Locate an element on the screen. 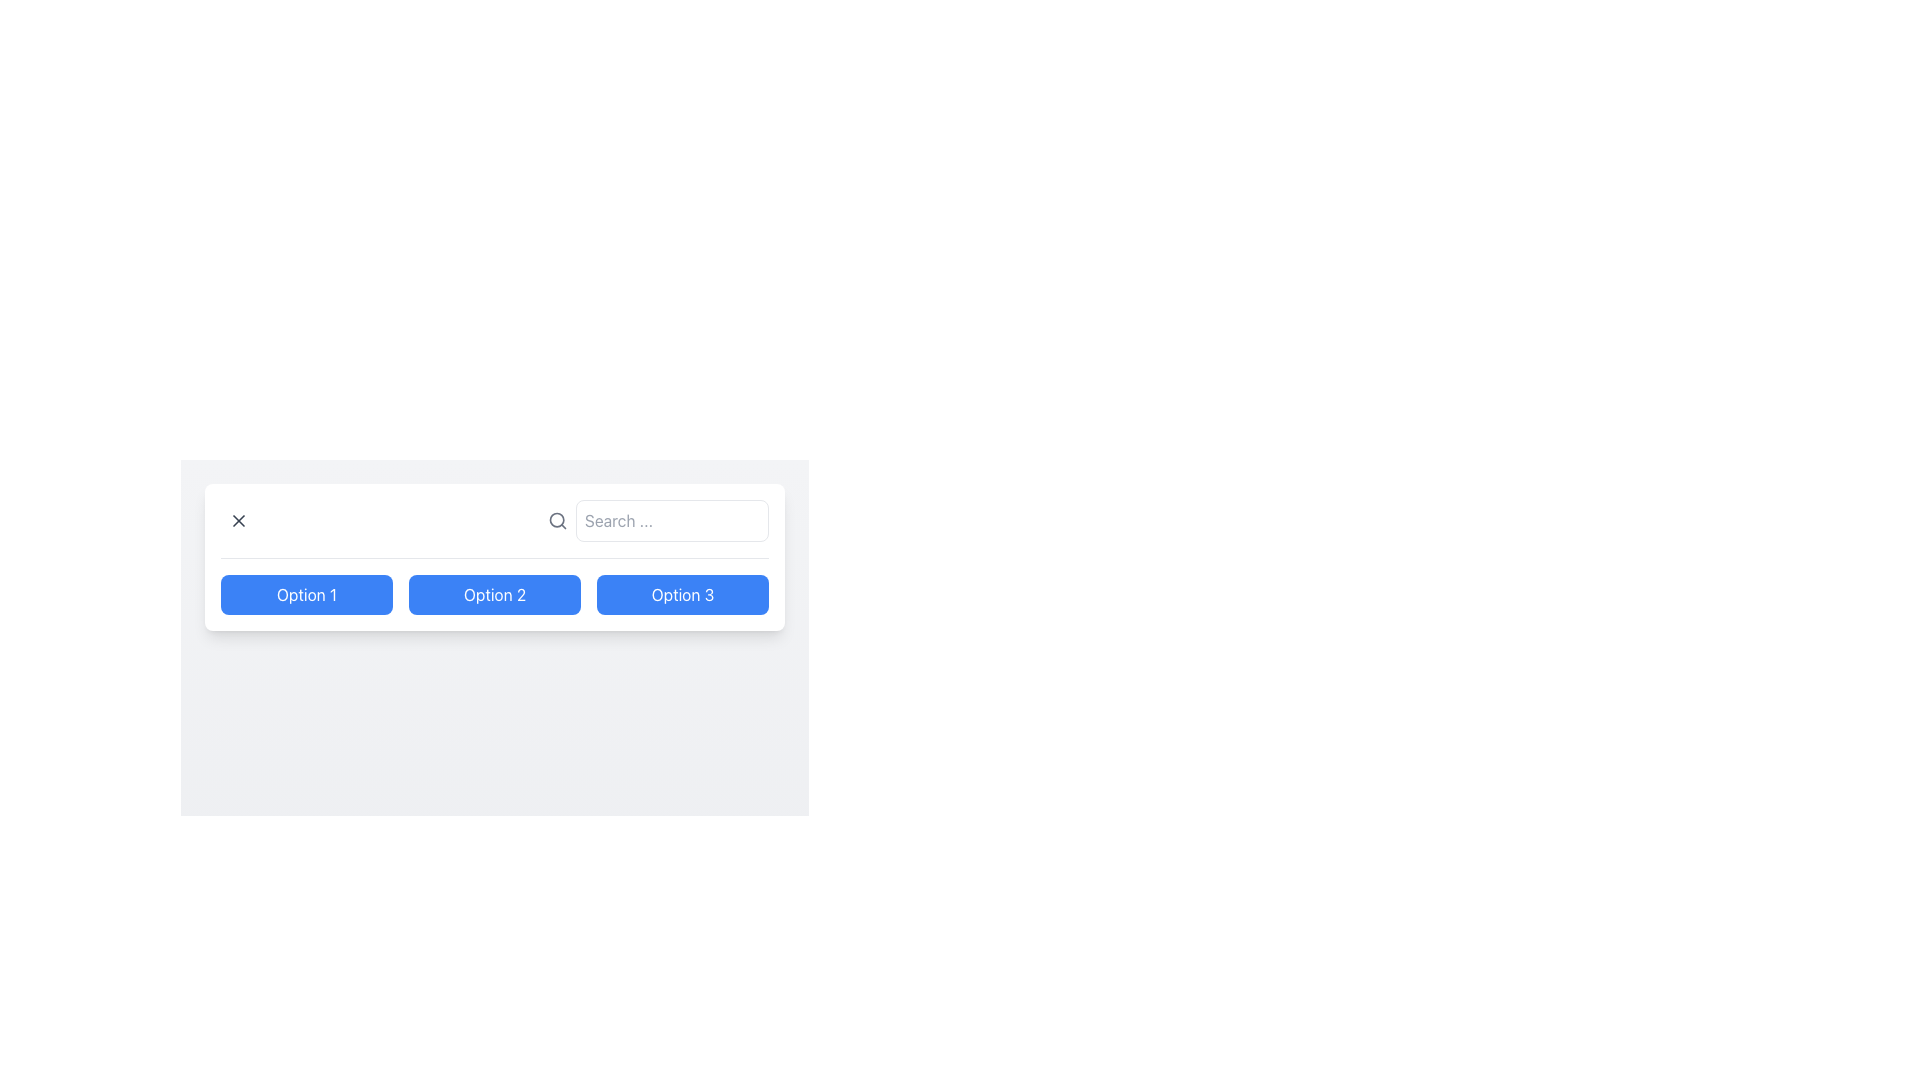 The width and height of the screenshot is (1920, 1080). the close button located at the top-left corner of the interface is located at coordinates (239, 519).